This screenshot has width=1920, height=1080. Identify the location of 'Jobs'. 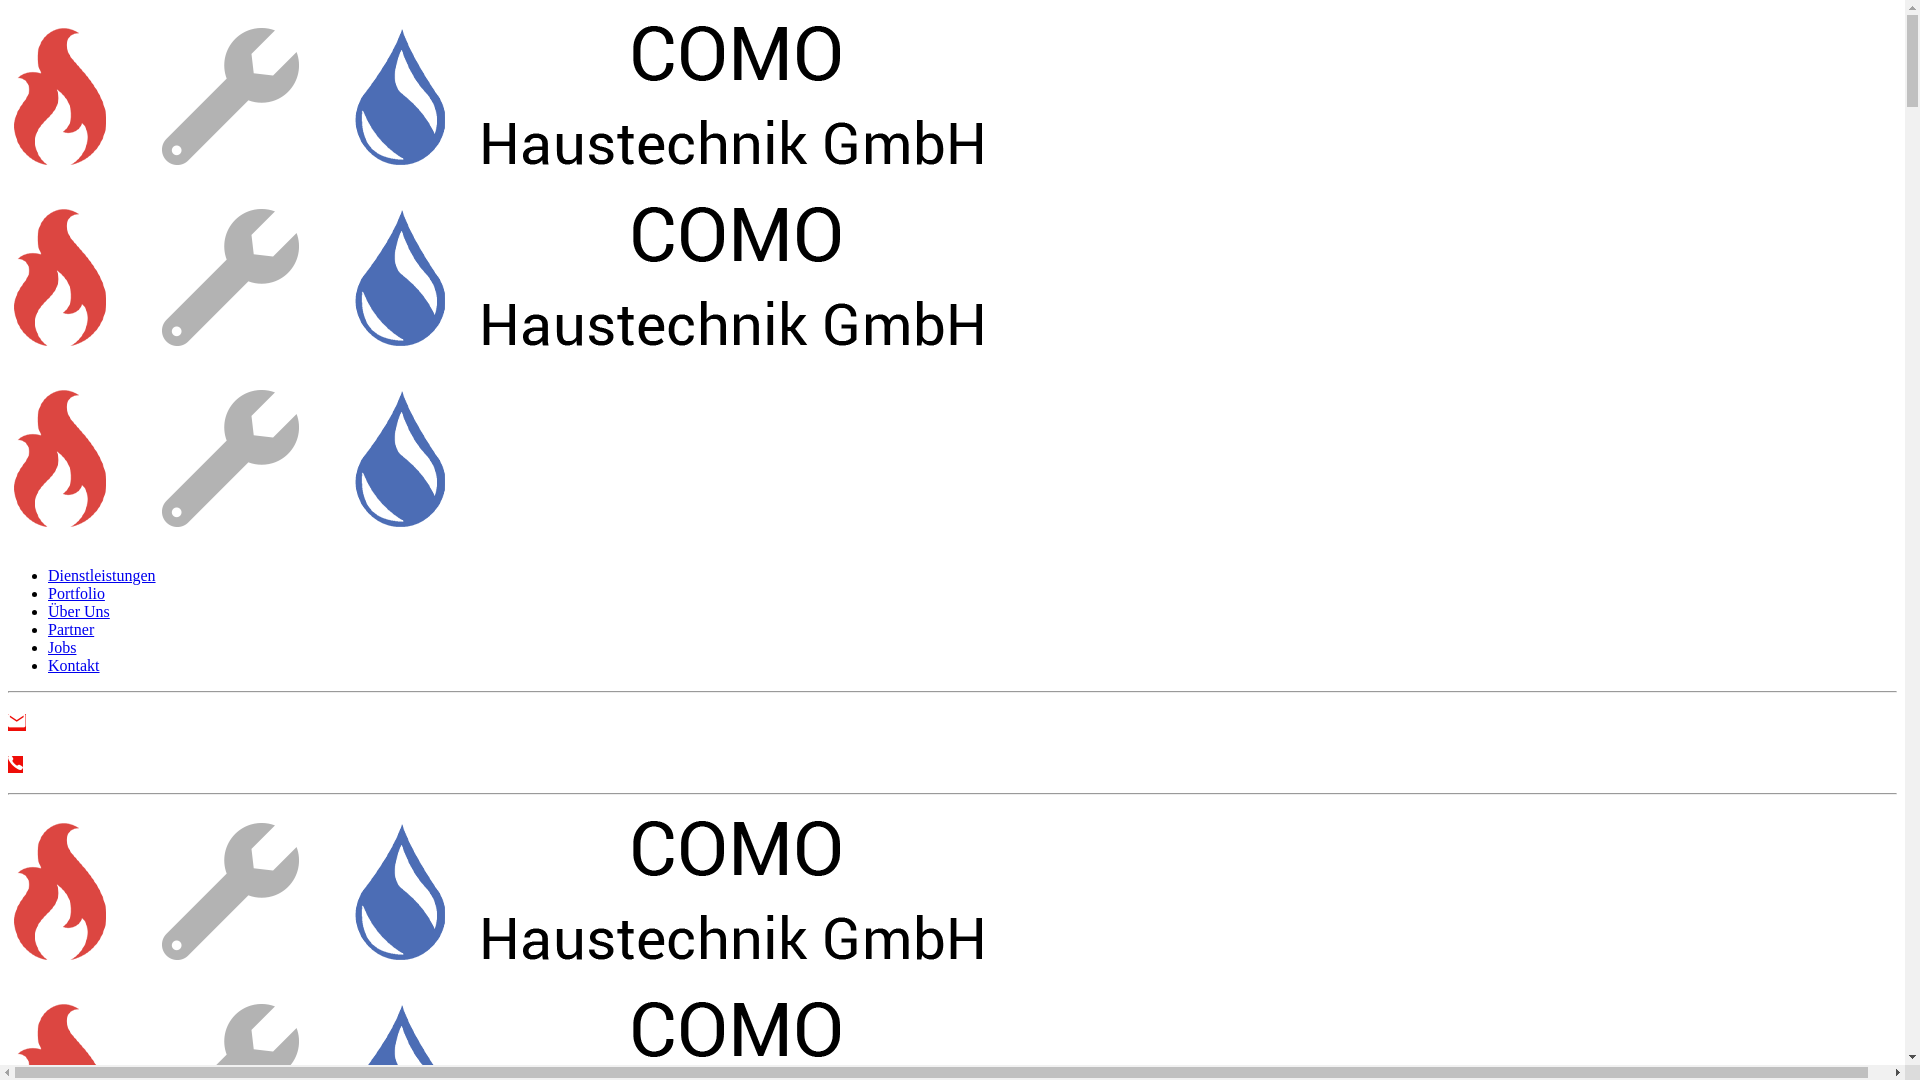
(62, 647).